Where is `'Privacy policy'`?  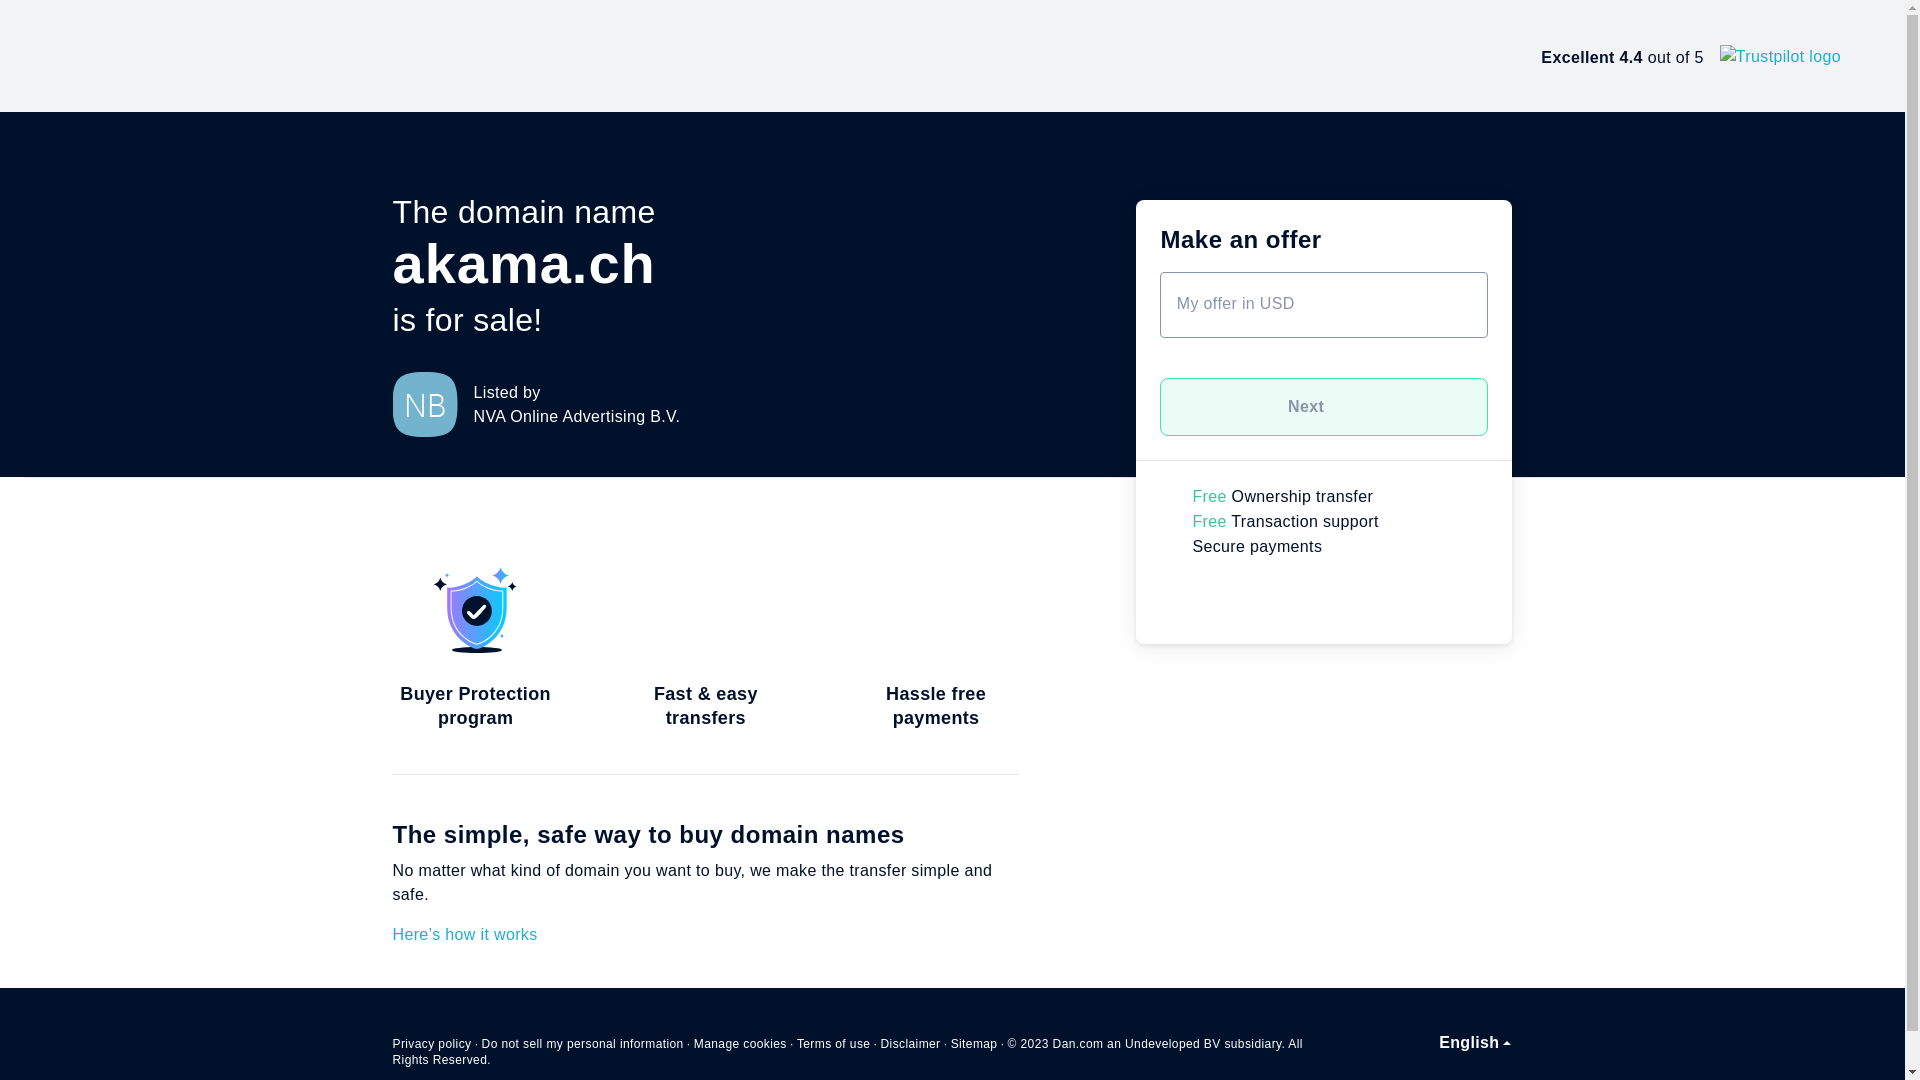
'Privacy policy' is located at coordinates (430, 1043).